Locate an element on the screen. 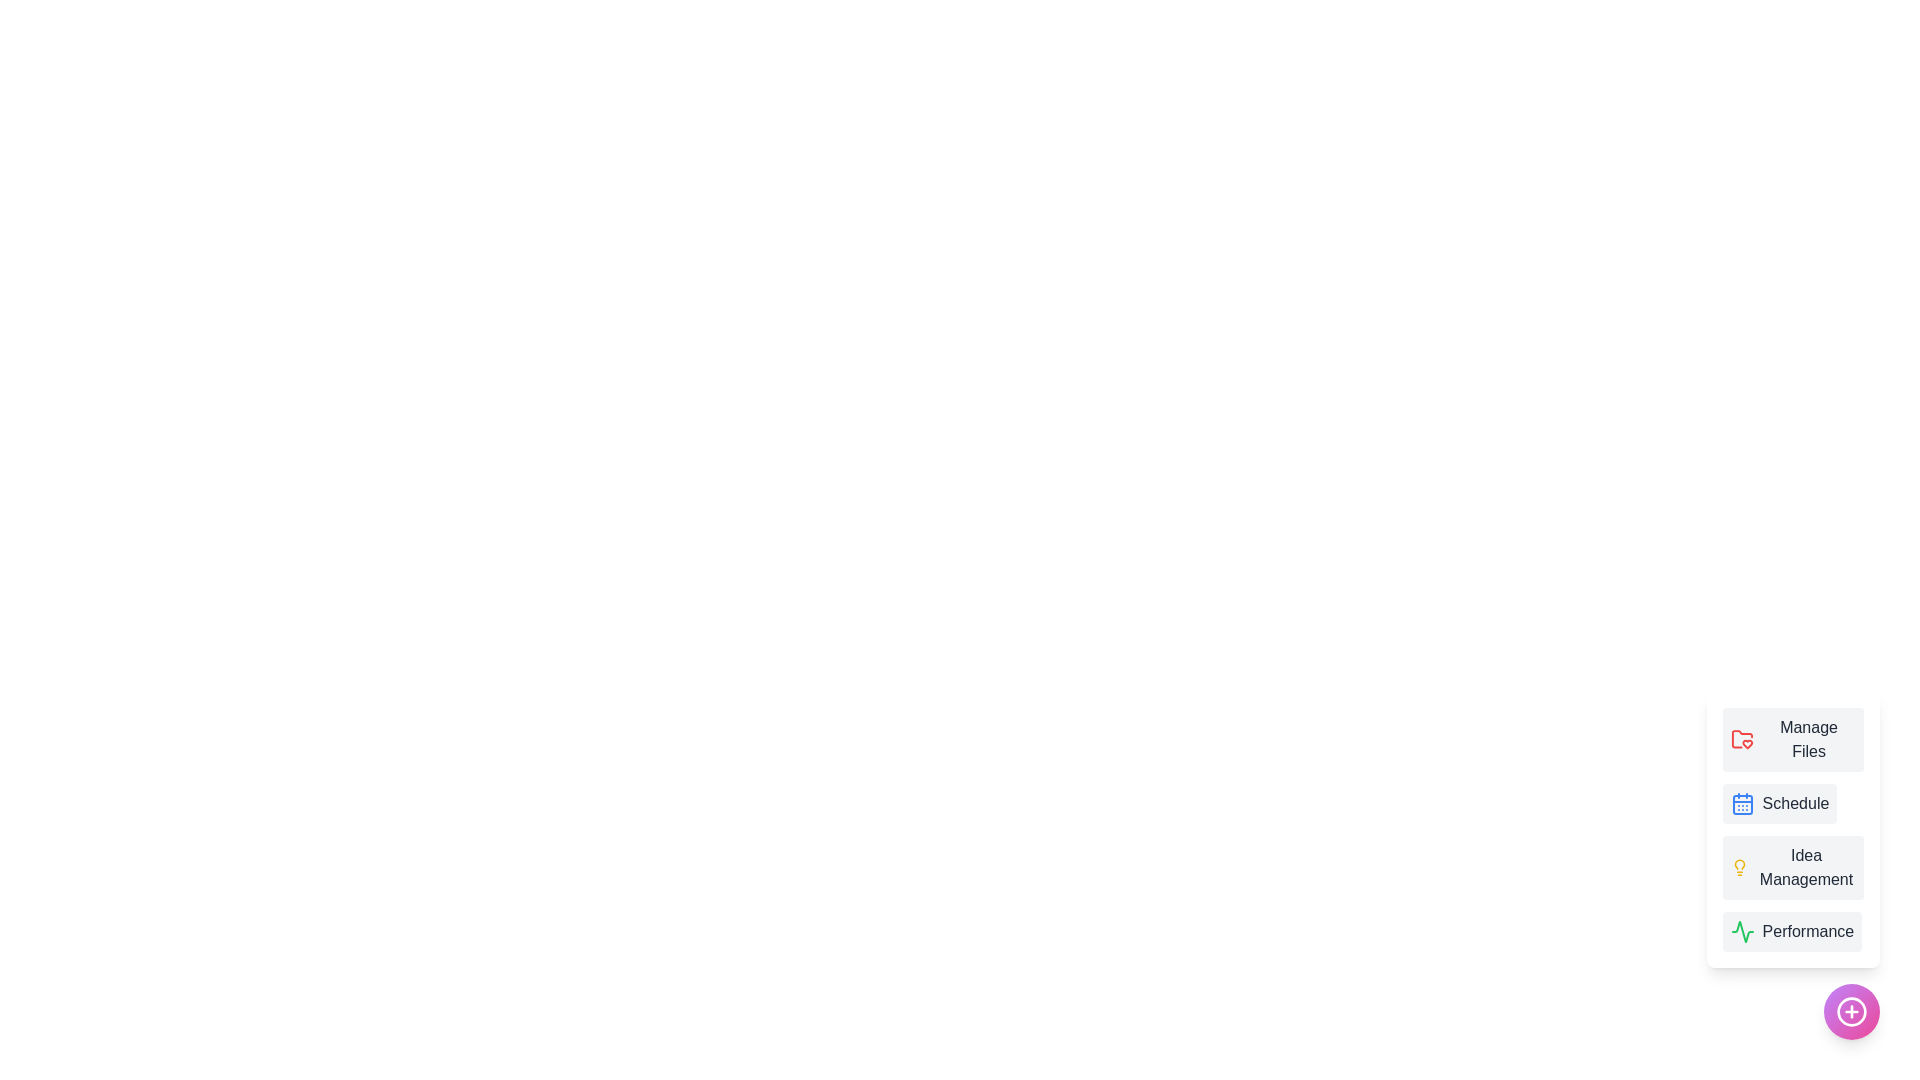 The image size is (1920, 1080). the 'Performance' button to select it is located at coordinates (1791, 932).